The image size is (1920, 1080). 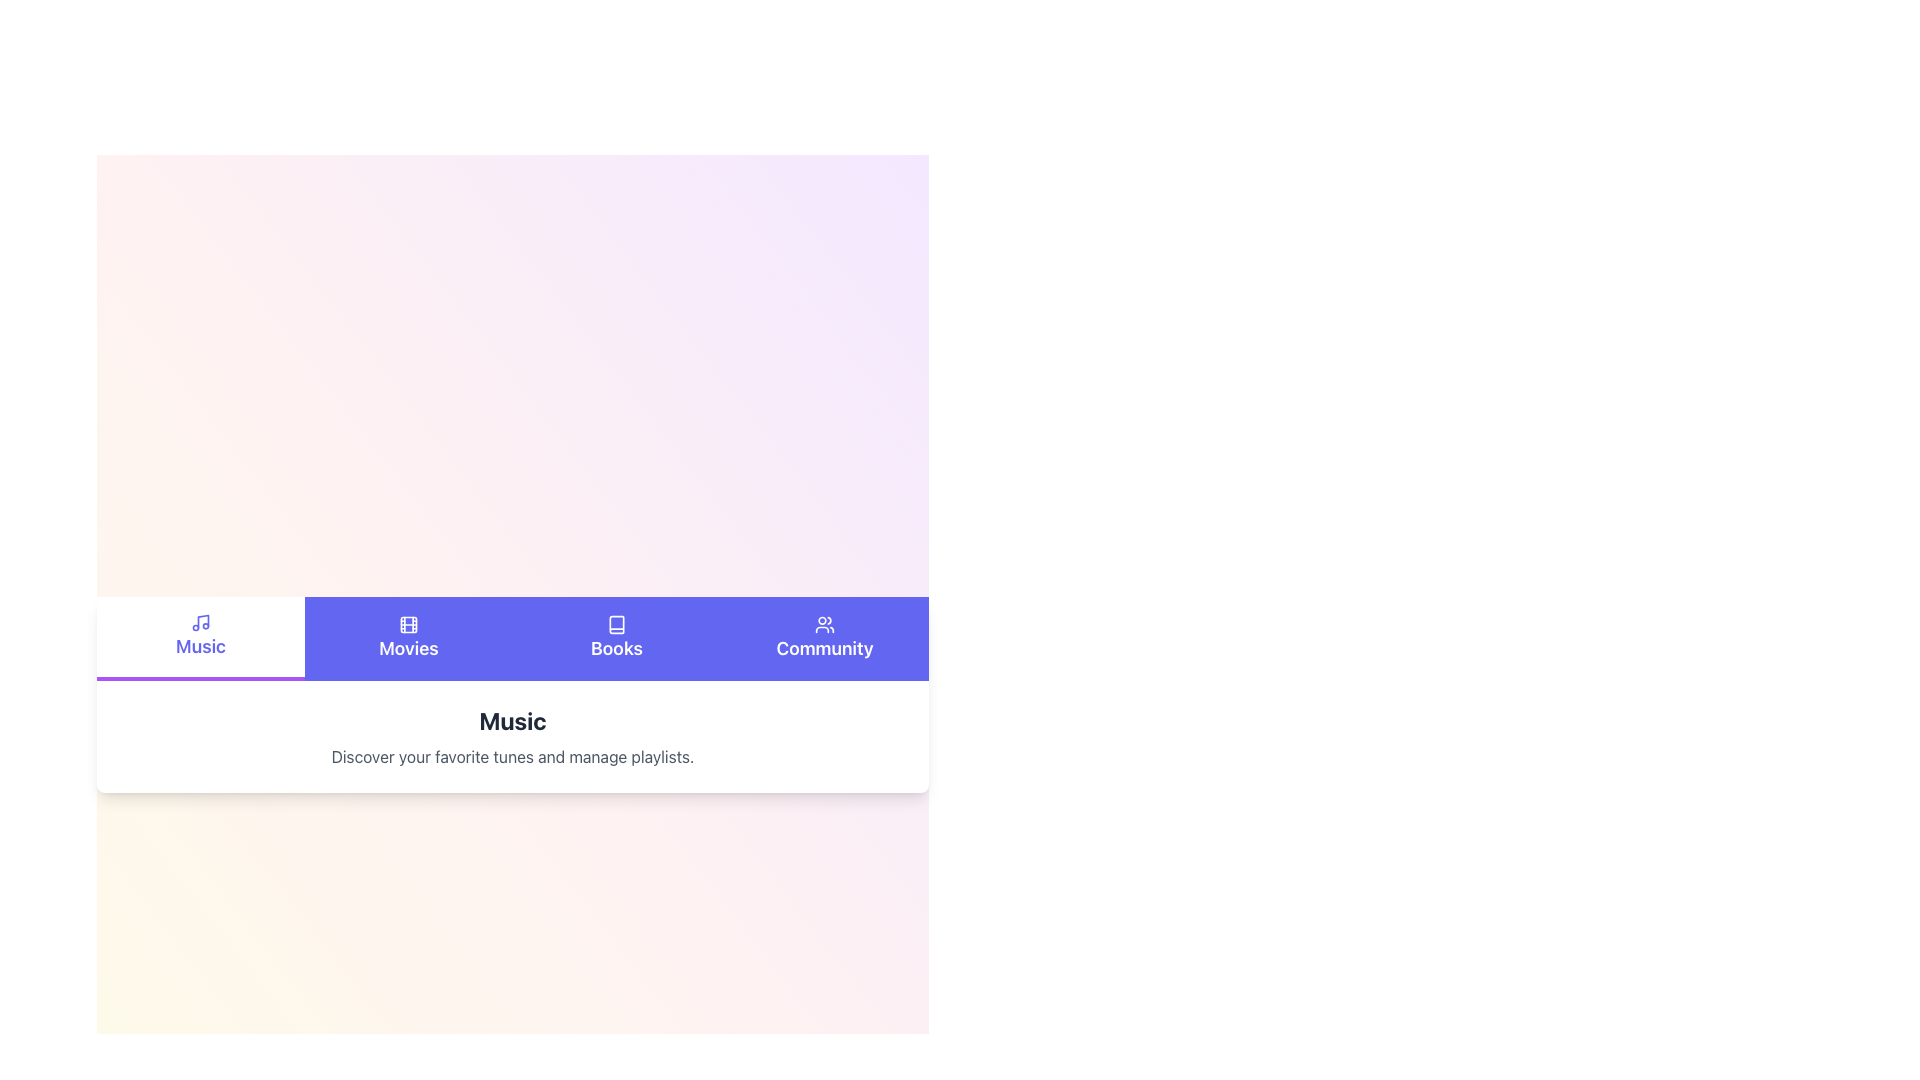 I want to click on the navigation button for the Movies section located in the second slot of the horizontal navigation bar, between the Music and Books items, so click(x=407, y=639).